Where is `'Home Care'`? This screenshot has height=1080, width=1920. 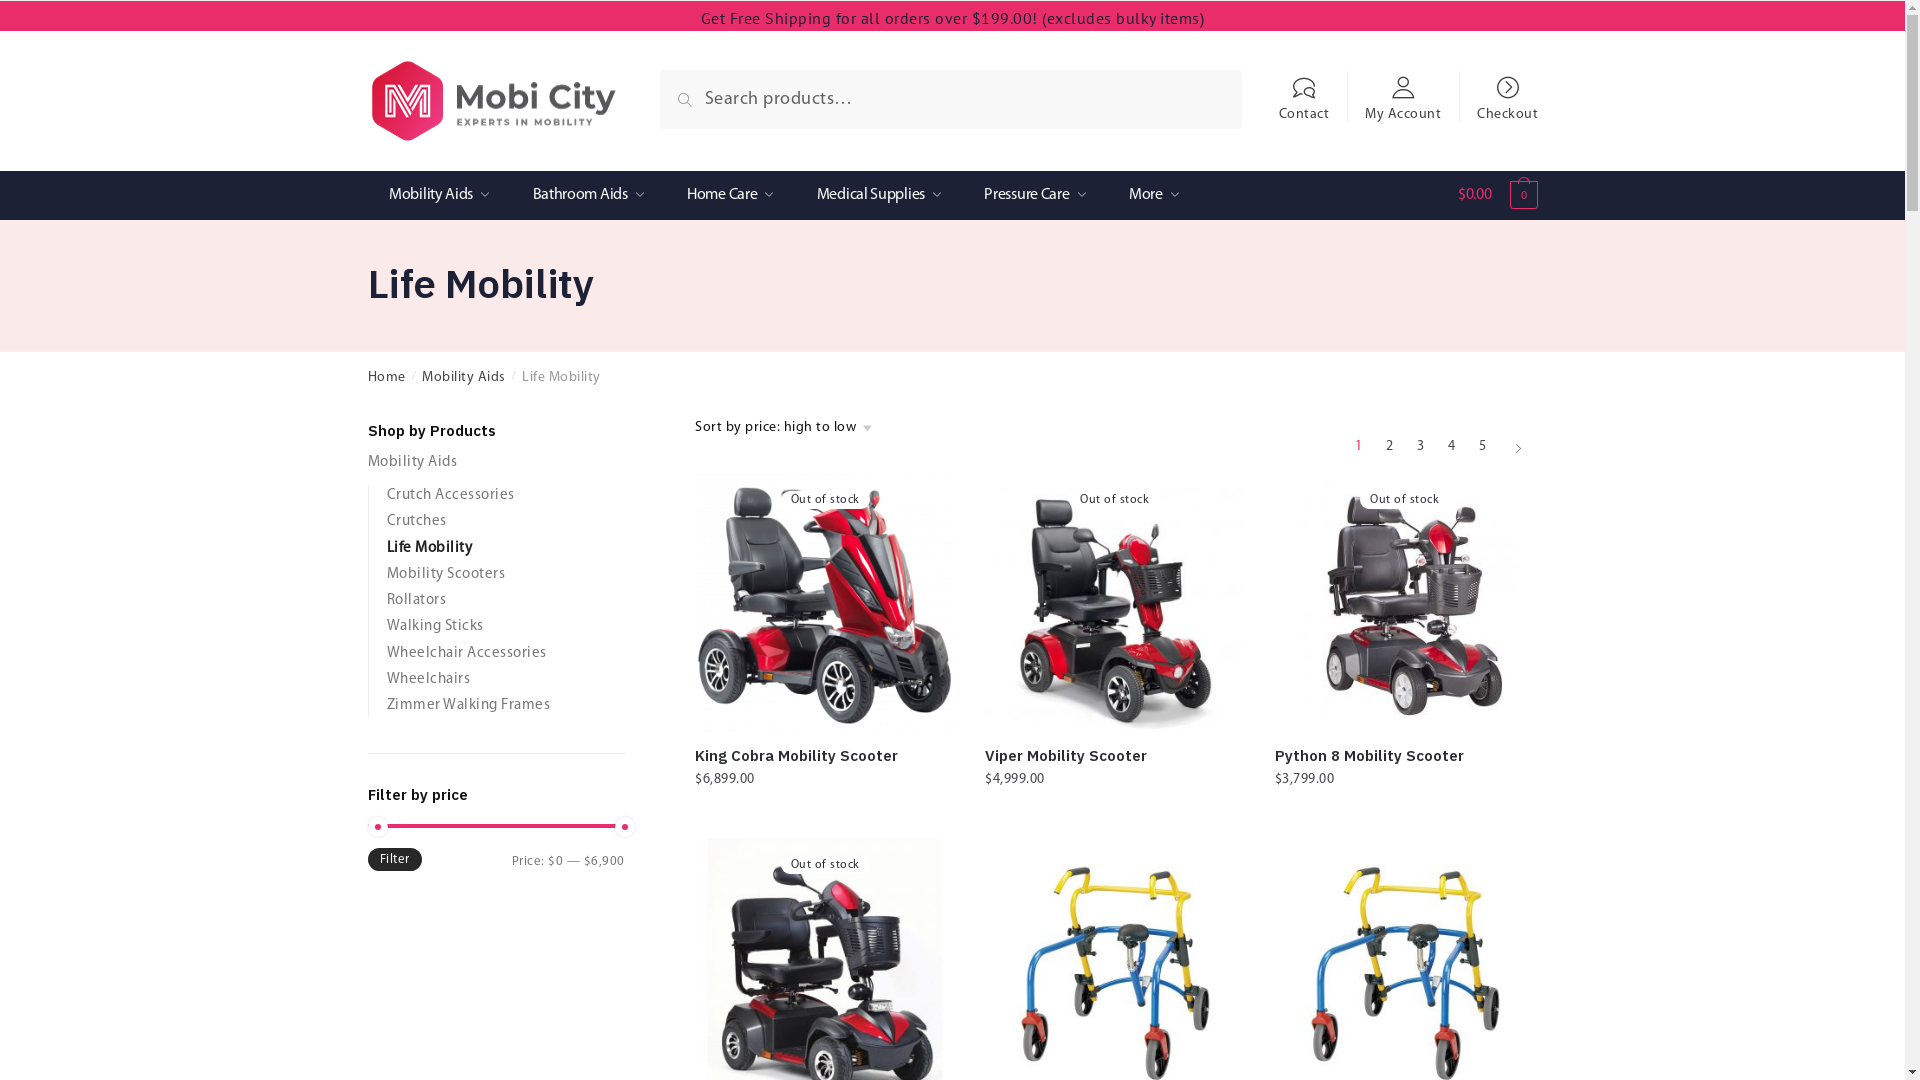 'Home Care' is located at coordinates (729, 195).